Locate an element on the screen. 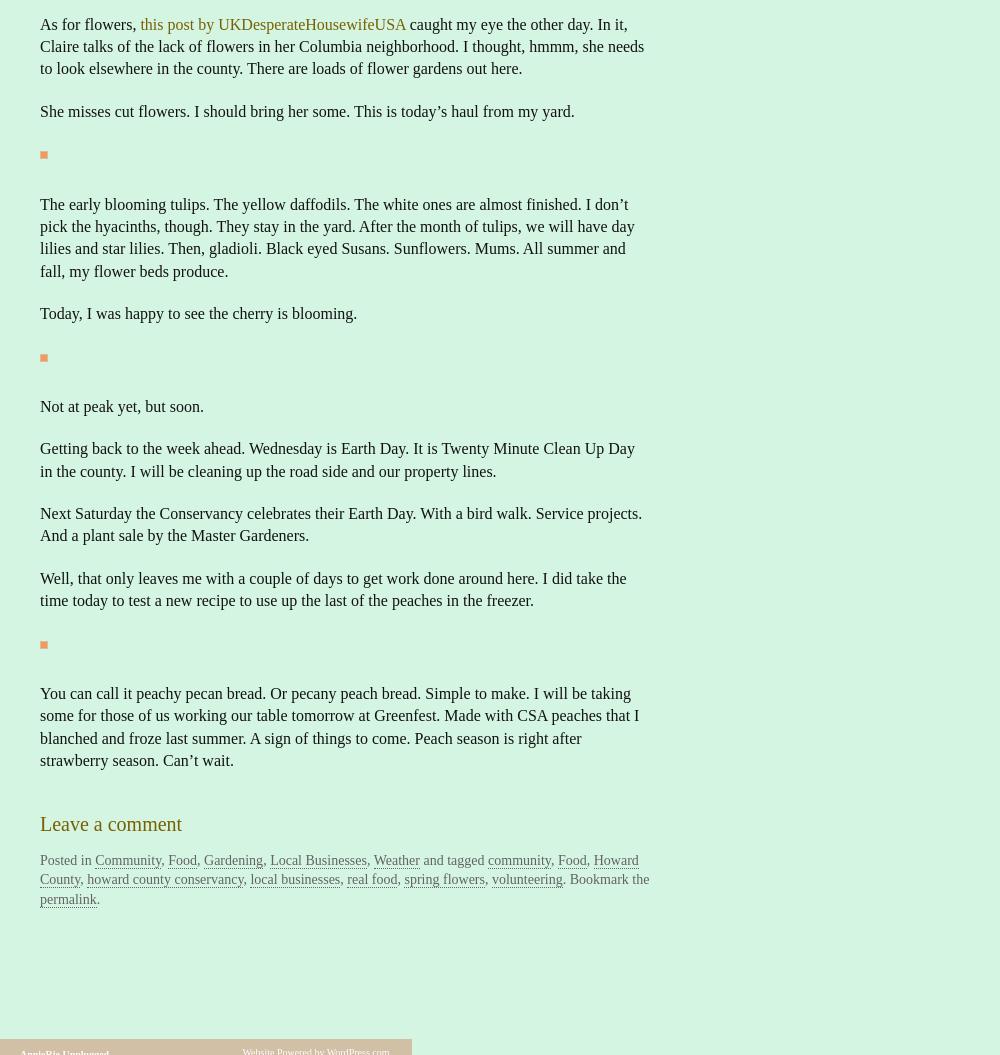 This screenshot has height=1055, width=1000. 'Weather' is located at coordinates (372, 859).